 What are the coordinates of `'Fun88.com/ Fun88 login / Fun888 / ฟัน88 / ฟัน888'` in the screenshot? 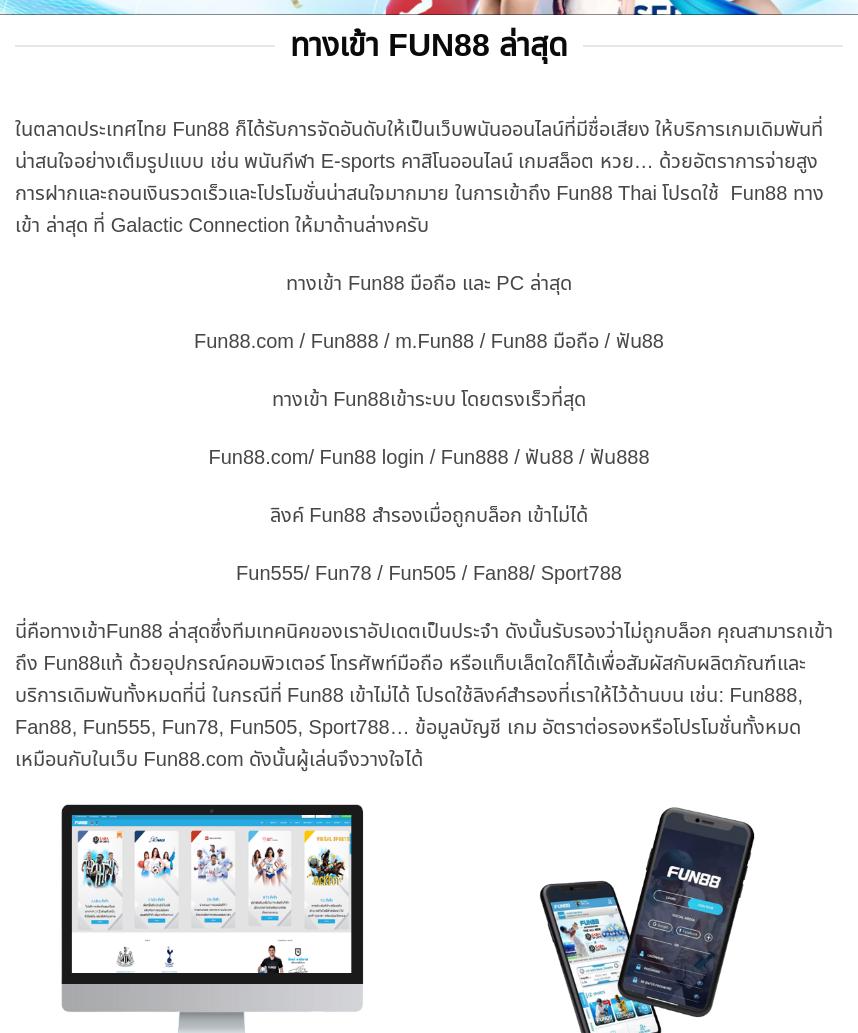 It's located at (207, 455).